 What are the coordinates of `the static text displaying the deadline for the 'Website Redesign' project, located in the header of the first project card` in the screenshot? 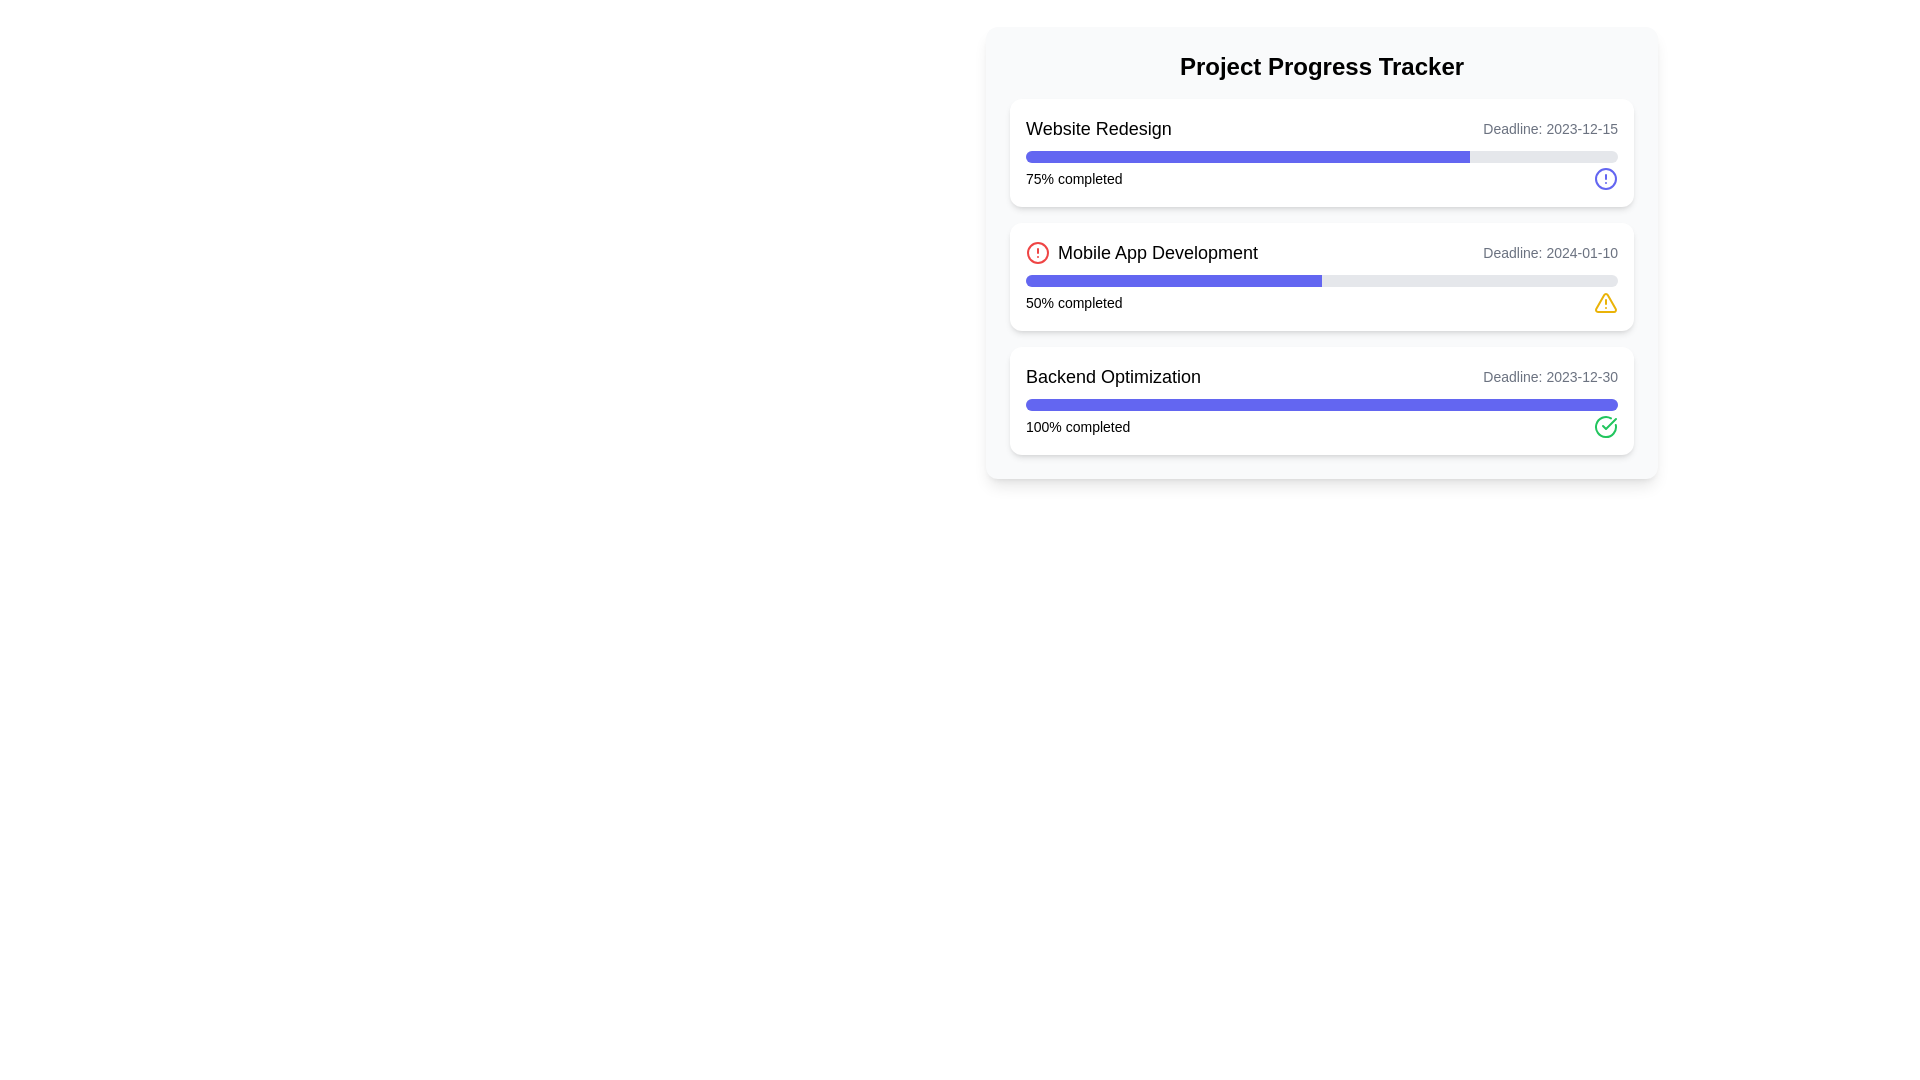 It's located at (1549, 128).